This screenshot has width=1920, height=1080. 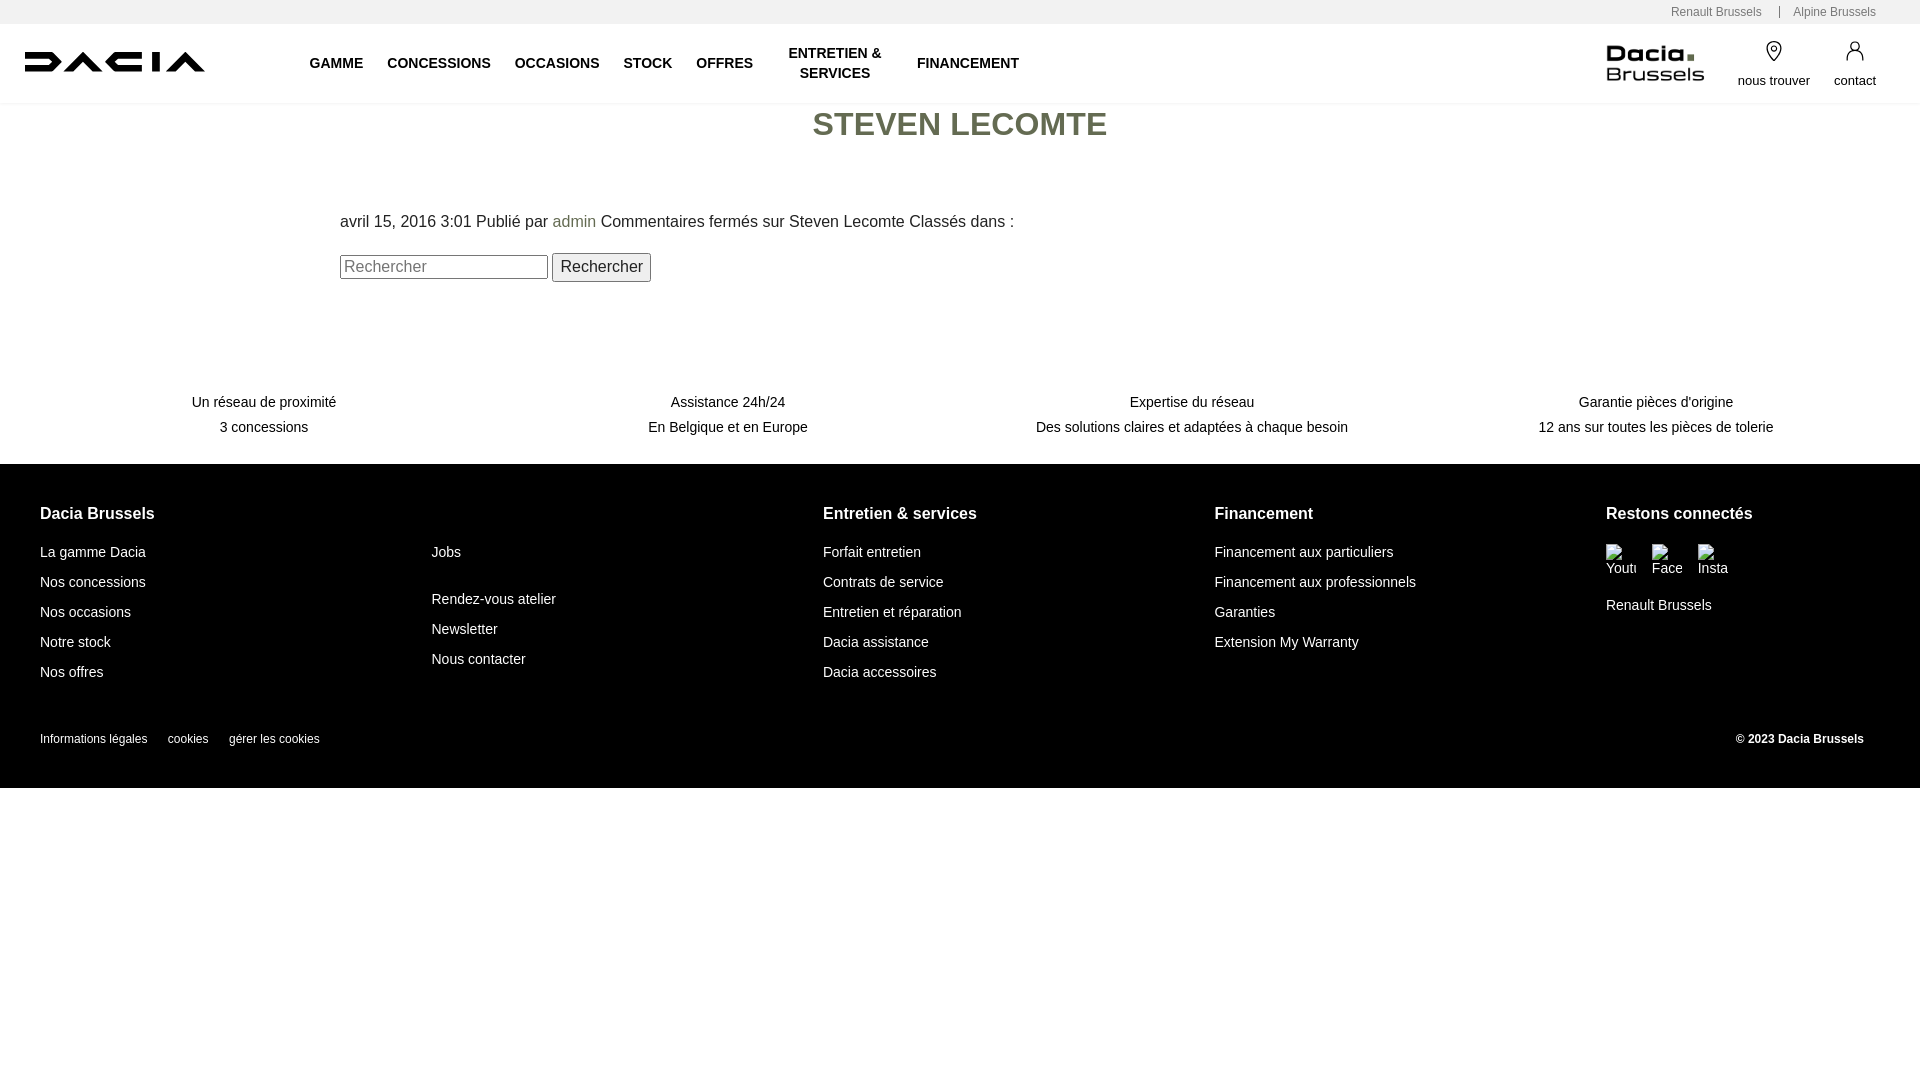 What do you see at coordinates (727, 394) in the screenshot?
I see `'Assistance 24h/24` at bounding box center [727, 394].